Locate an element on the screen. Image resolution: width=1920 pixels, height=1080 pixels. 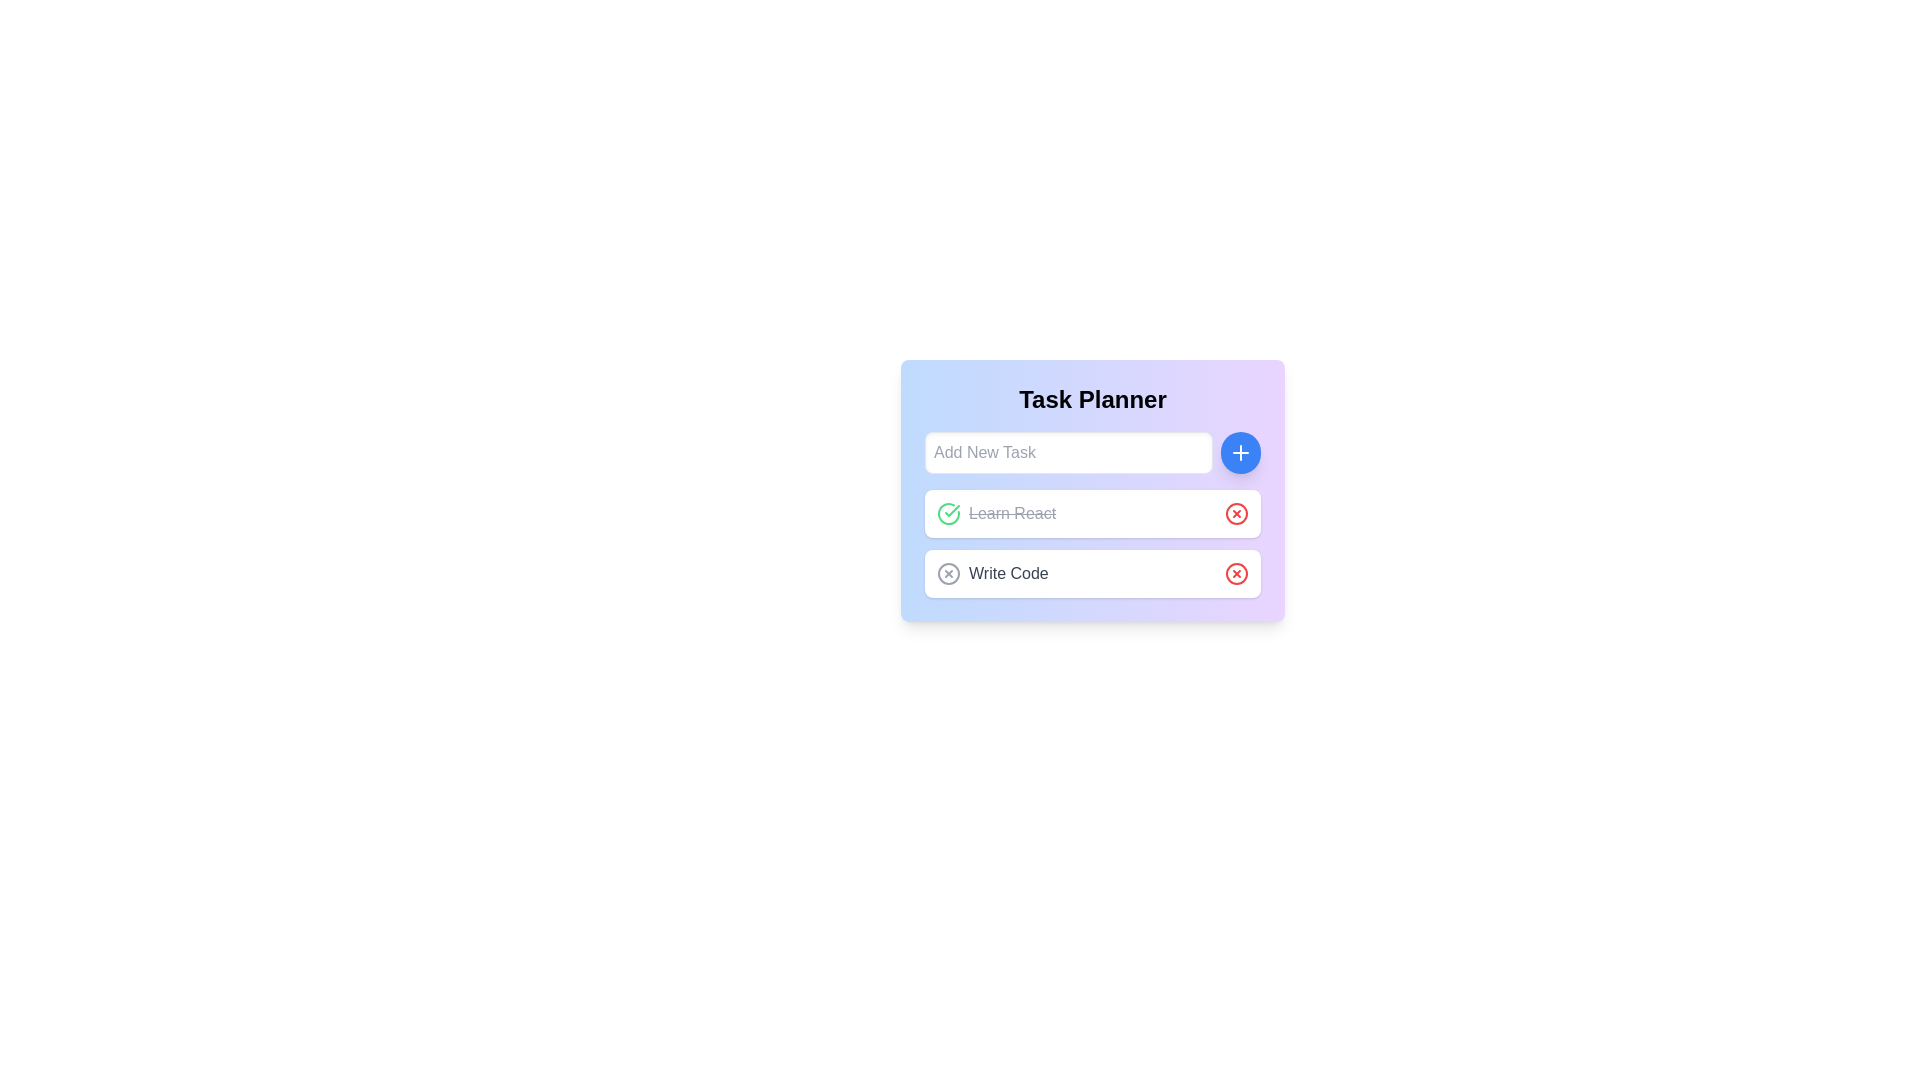
the text label that says 'Write Code', which is located in the second row of tasks under the 'Task Planner' header, between a circular status icon and a red outlined 'X' button is located at coordinates (1008, 574).